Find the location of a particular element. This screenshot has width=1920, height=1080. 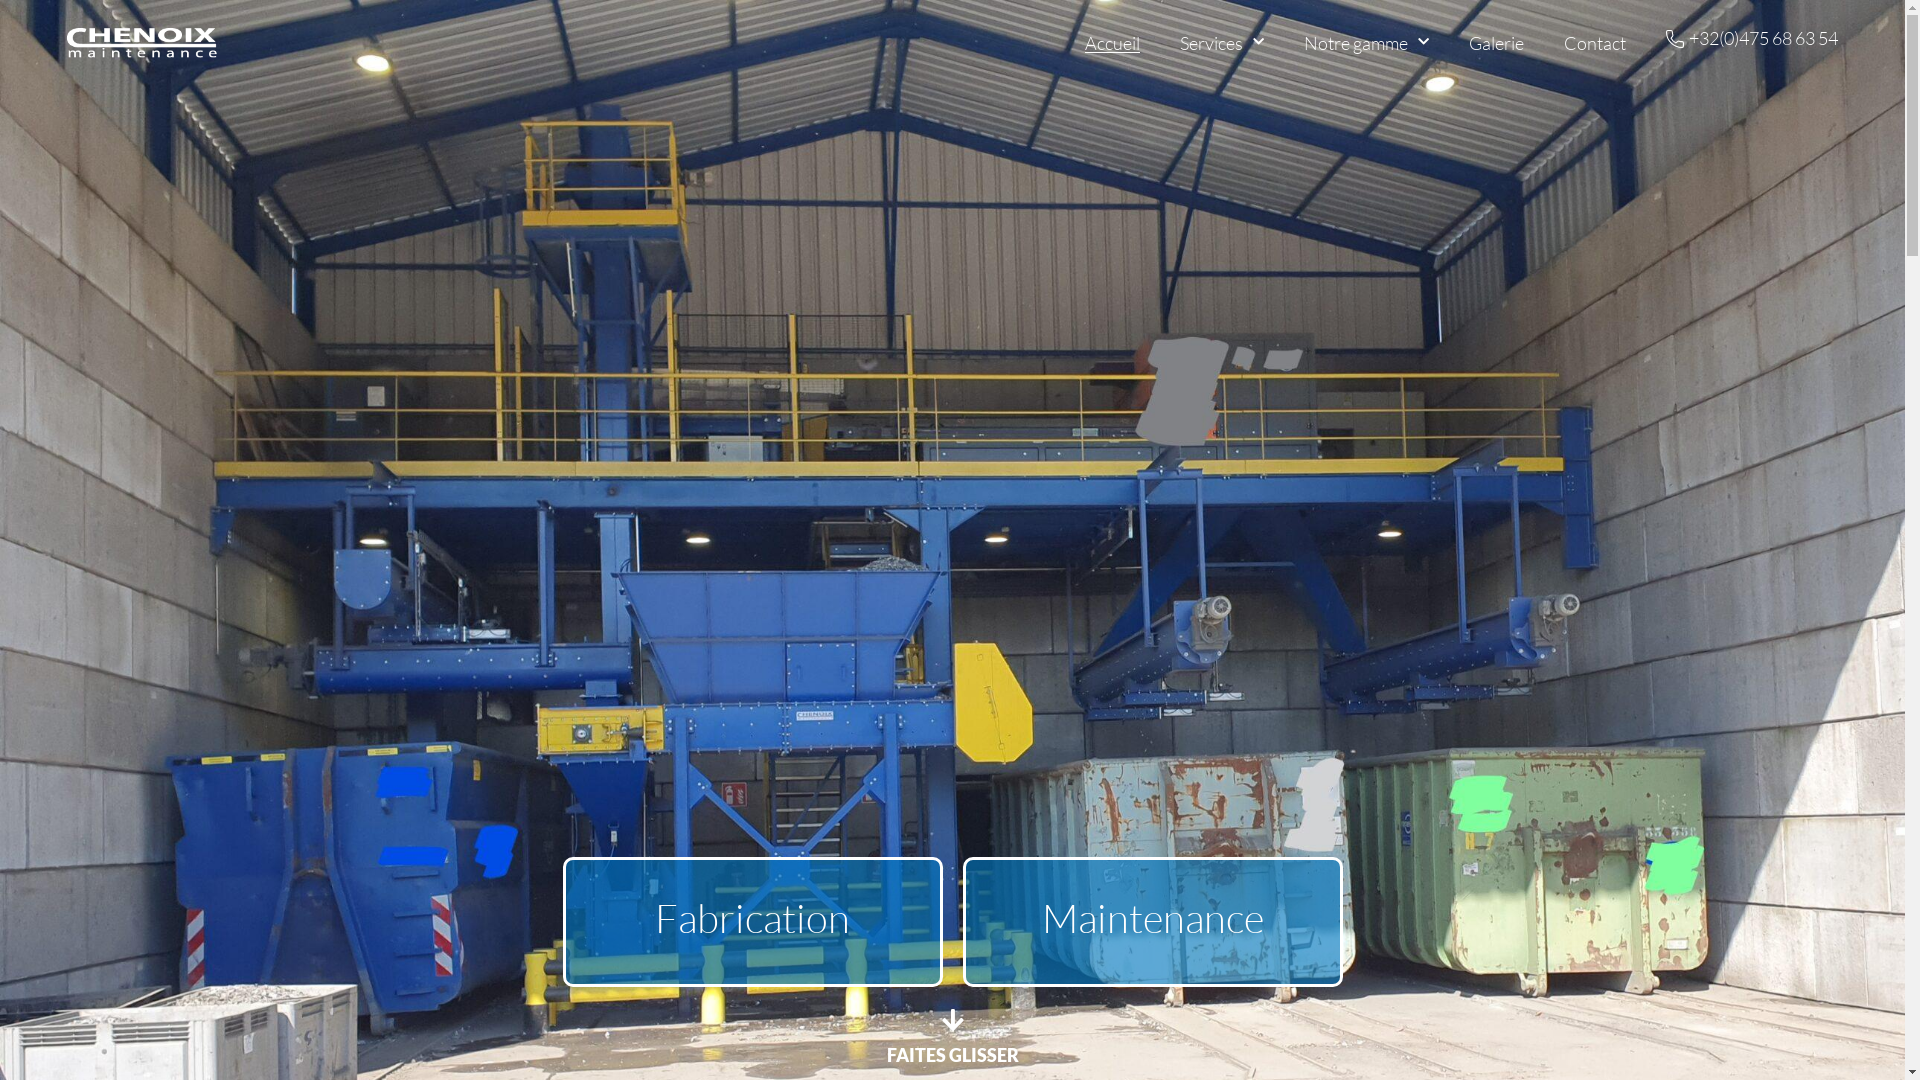

'Services' is located at coordinates (1180, 42).